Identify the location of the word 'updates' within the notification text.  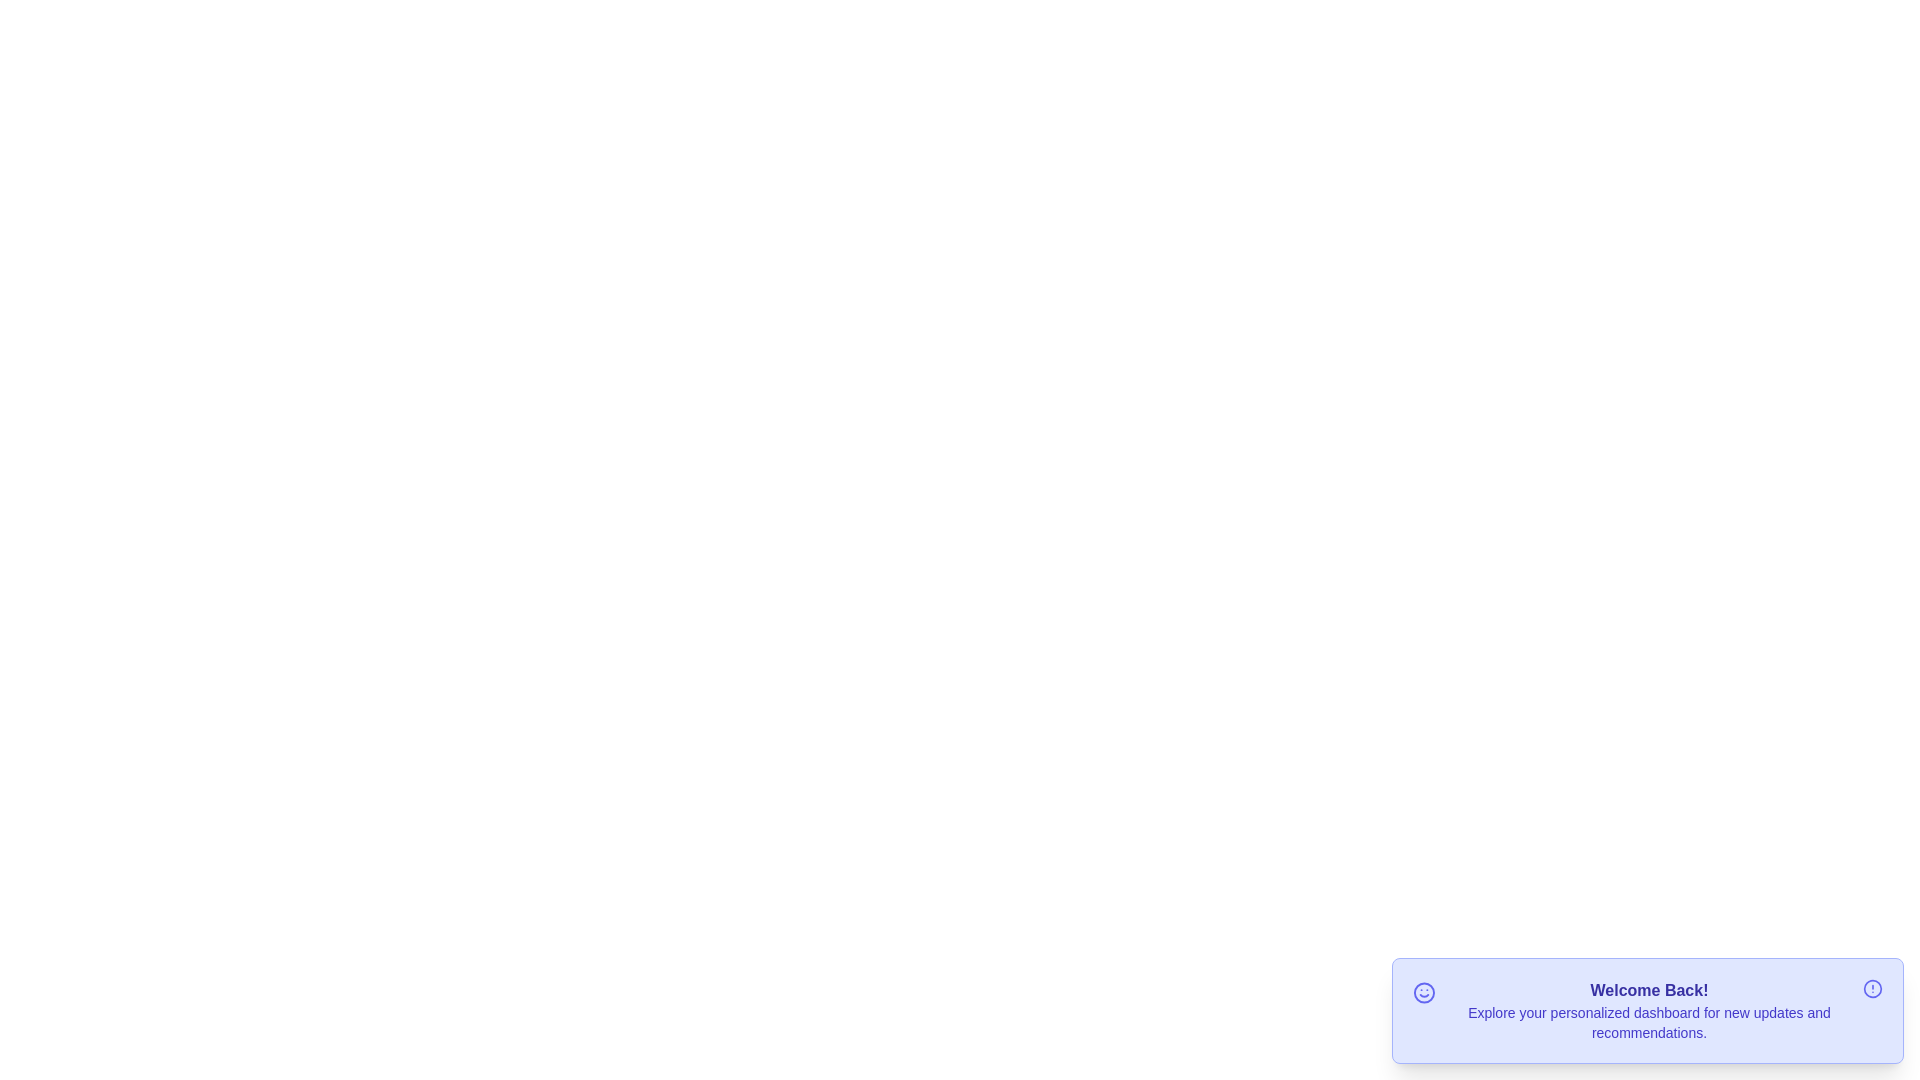
(1749, 1002).